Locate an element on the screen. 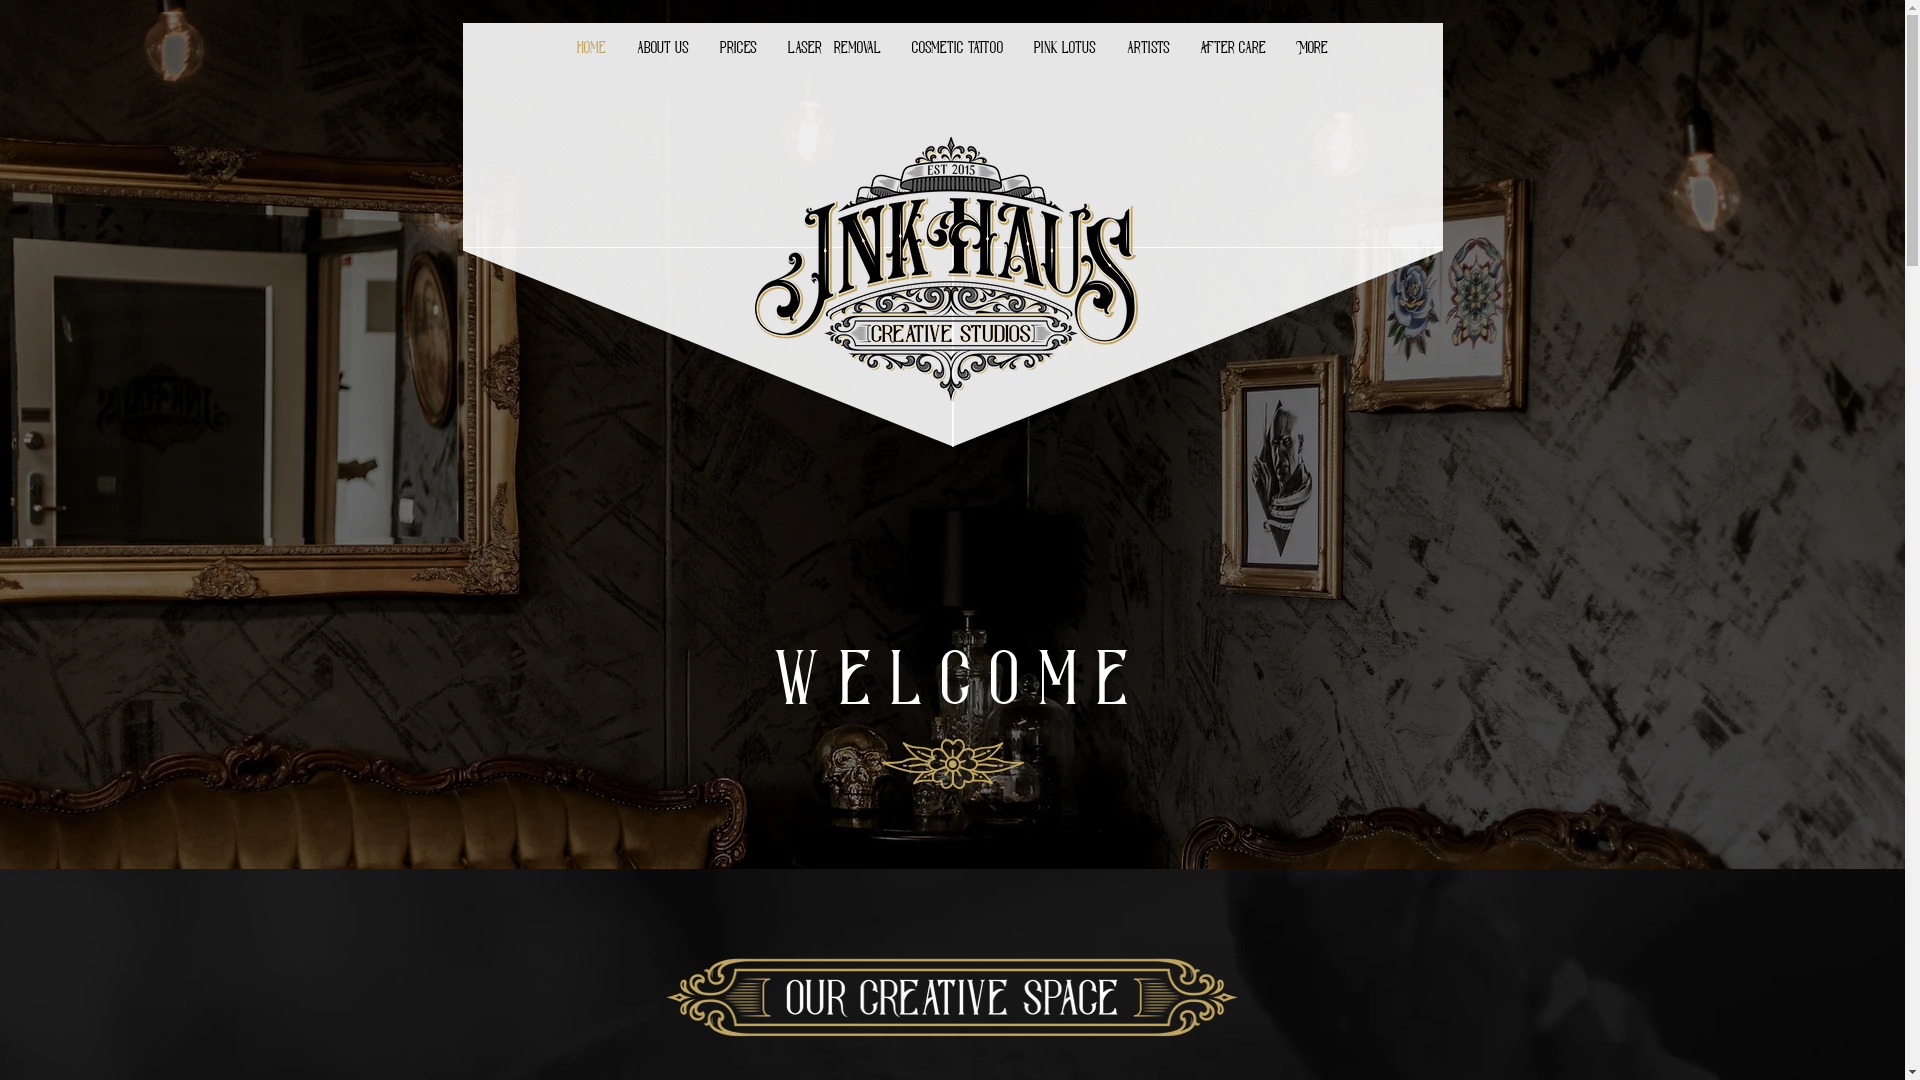  'prices' is located at coordinates (737, 46).